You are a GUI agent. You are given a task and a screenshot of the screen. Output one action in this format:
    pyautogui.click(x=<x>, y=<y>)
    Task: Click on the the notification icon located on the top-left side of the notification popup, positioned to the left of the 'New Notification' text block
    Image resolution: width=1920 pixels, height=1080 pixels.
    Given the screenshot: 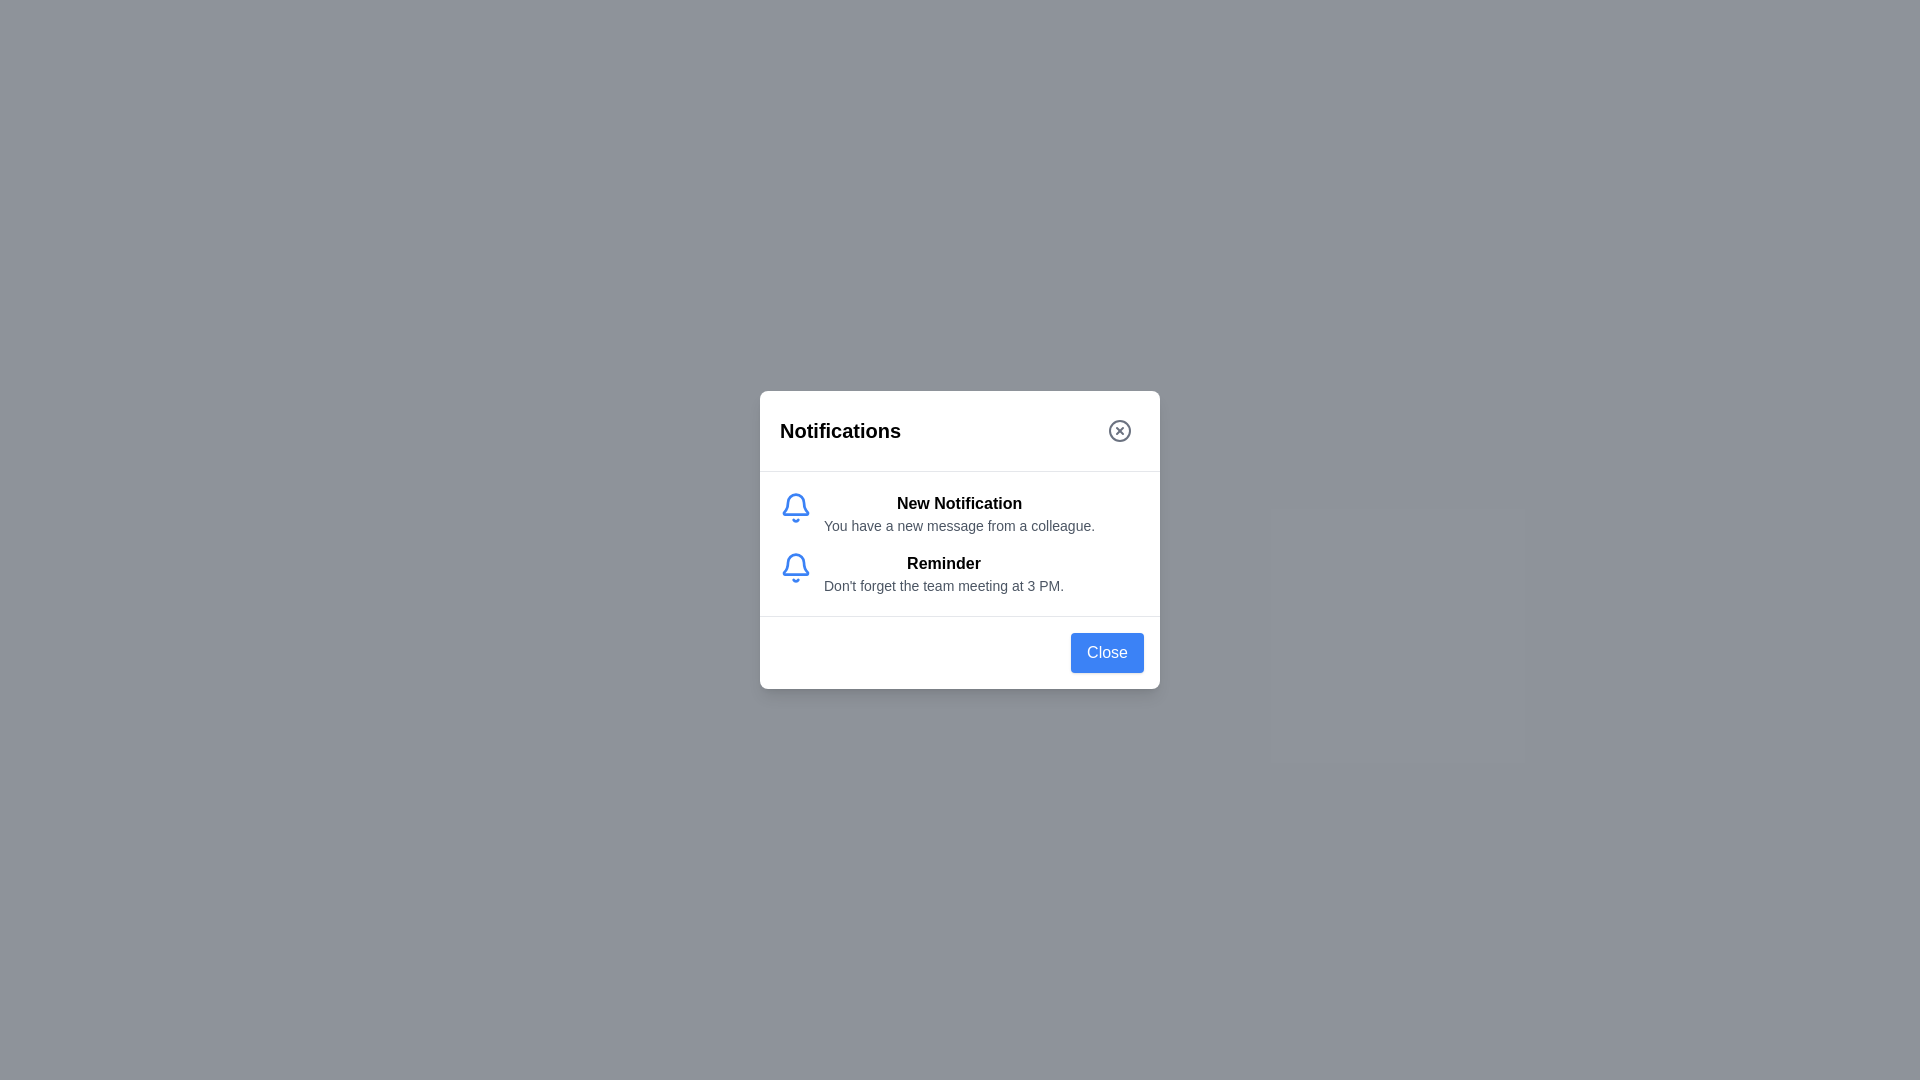 What is the action you would take?
    pyautogui.click(x=795, y=507)
    